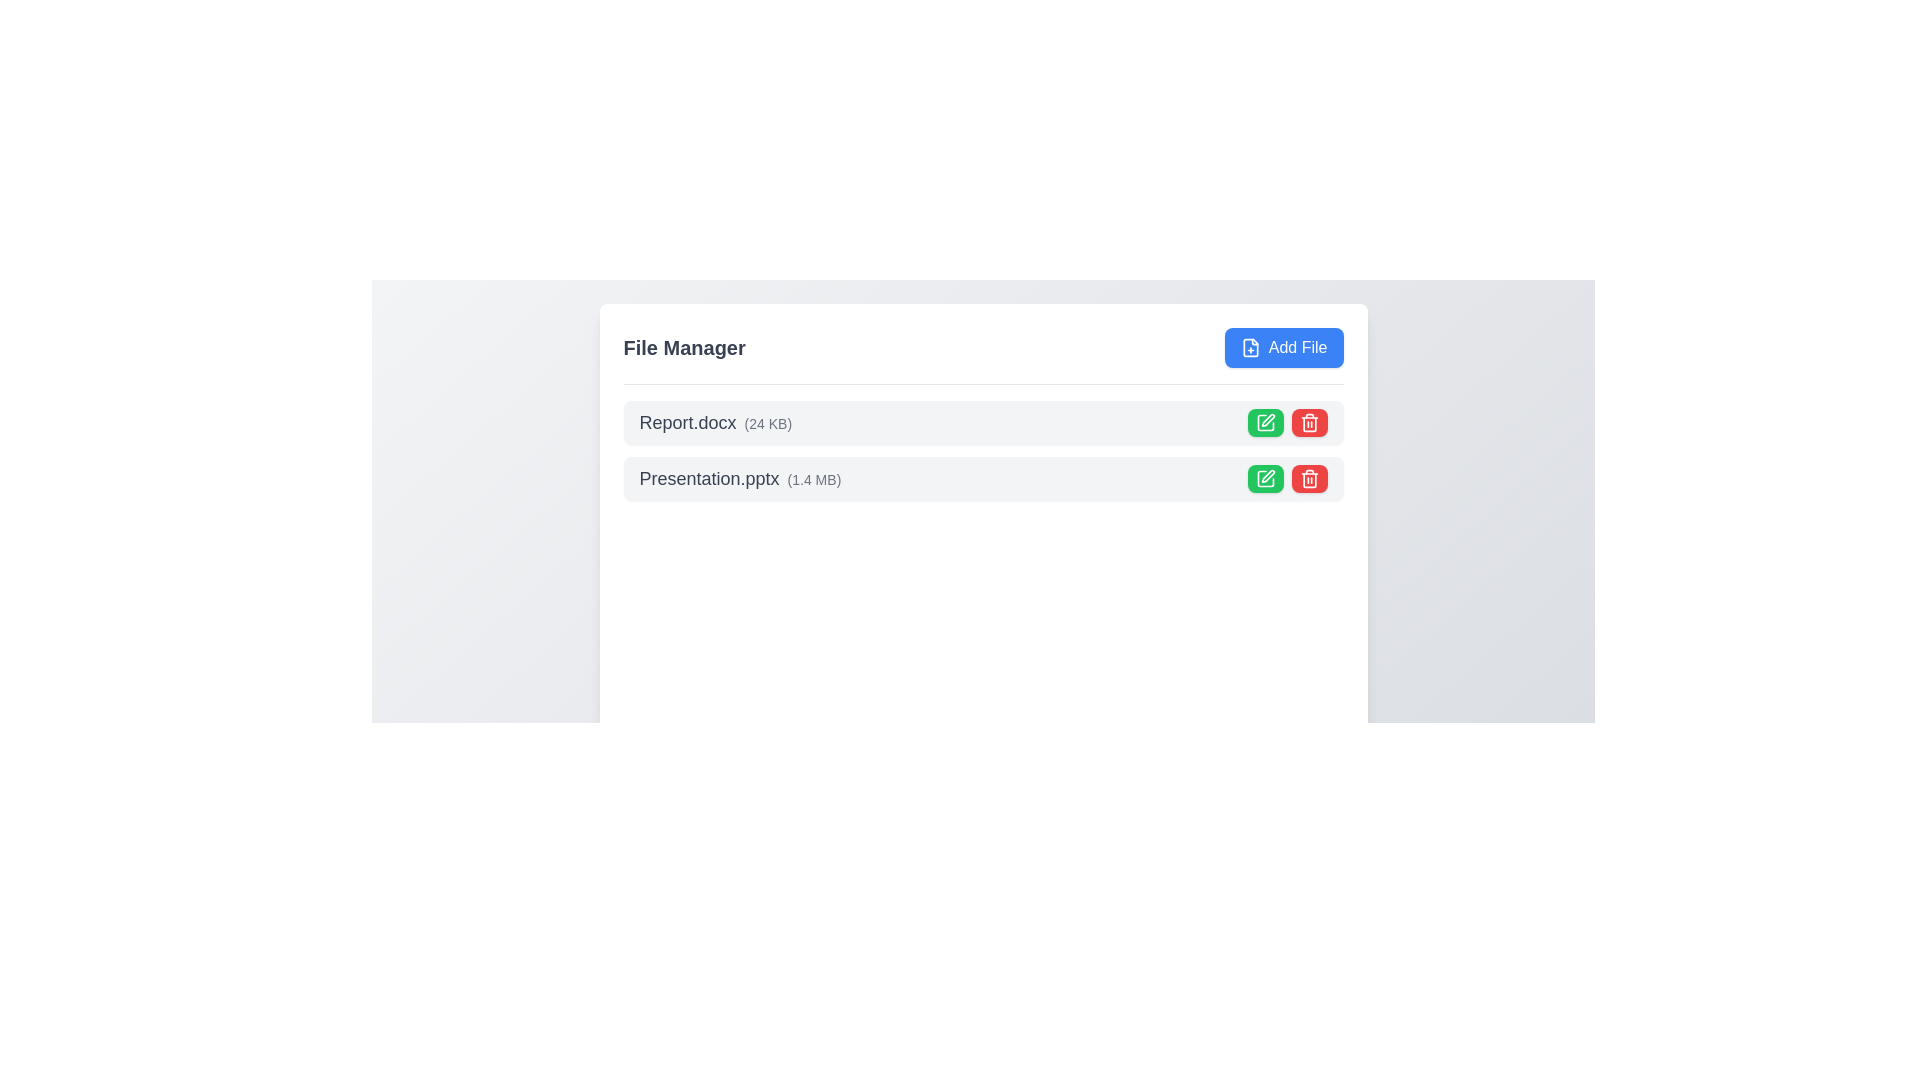 Image resolution: width=1920 pixels, height=1080 pixels. What do you see at coordinates (1264, 478) in the screenshot?
I see `the green pen icon button associated with the 'Presentation.pptx' file entry to initiate editing` at bounding box center [1264, 478].